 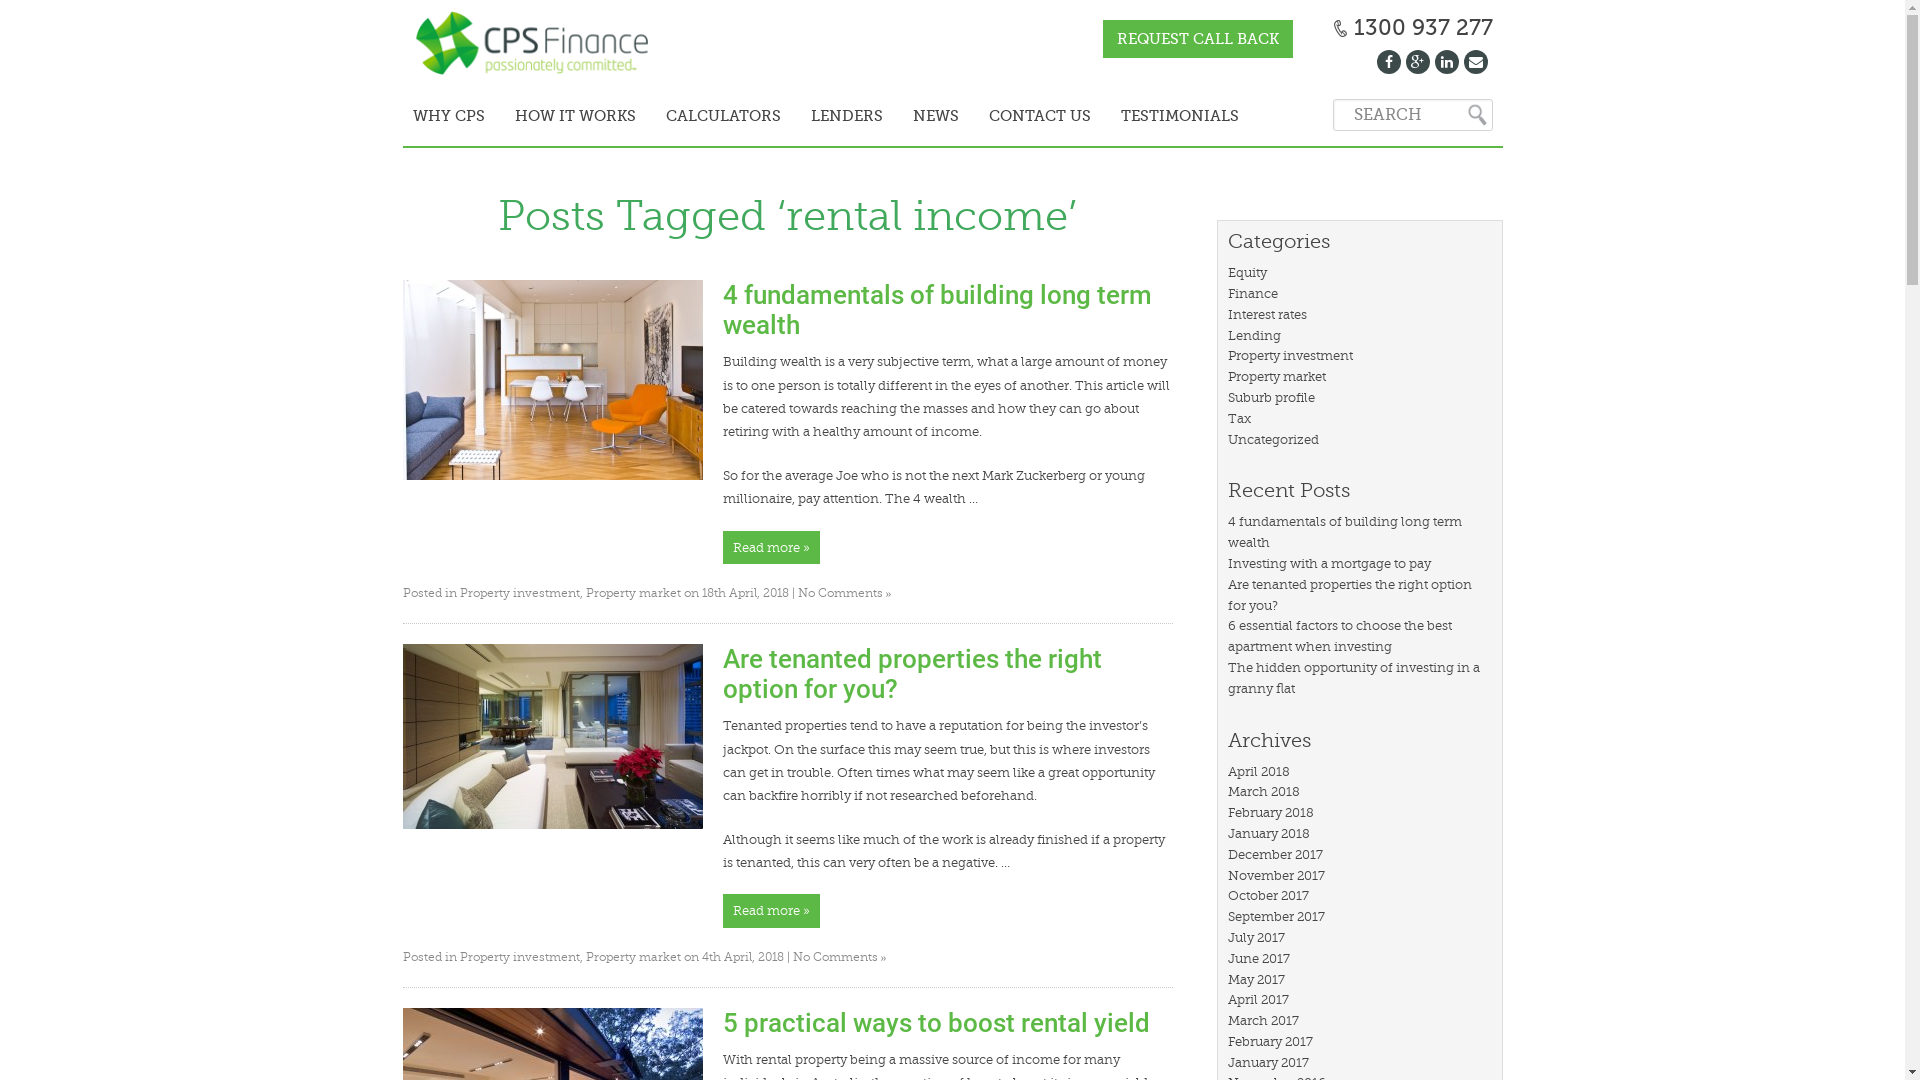 I want to click on 'Tax', so click(x=1238, y=417).